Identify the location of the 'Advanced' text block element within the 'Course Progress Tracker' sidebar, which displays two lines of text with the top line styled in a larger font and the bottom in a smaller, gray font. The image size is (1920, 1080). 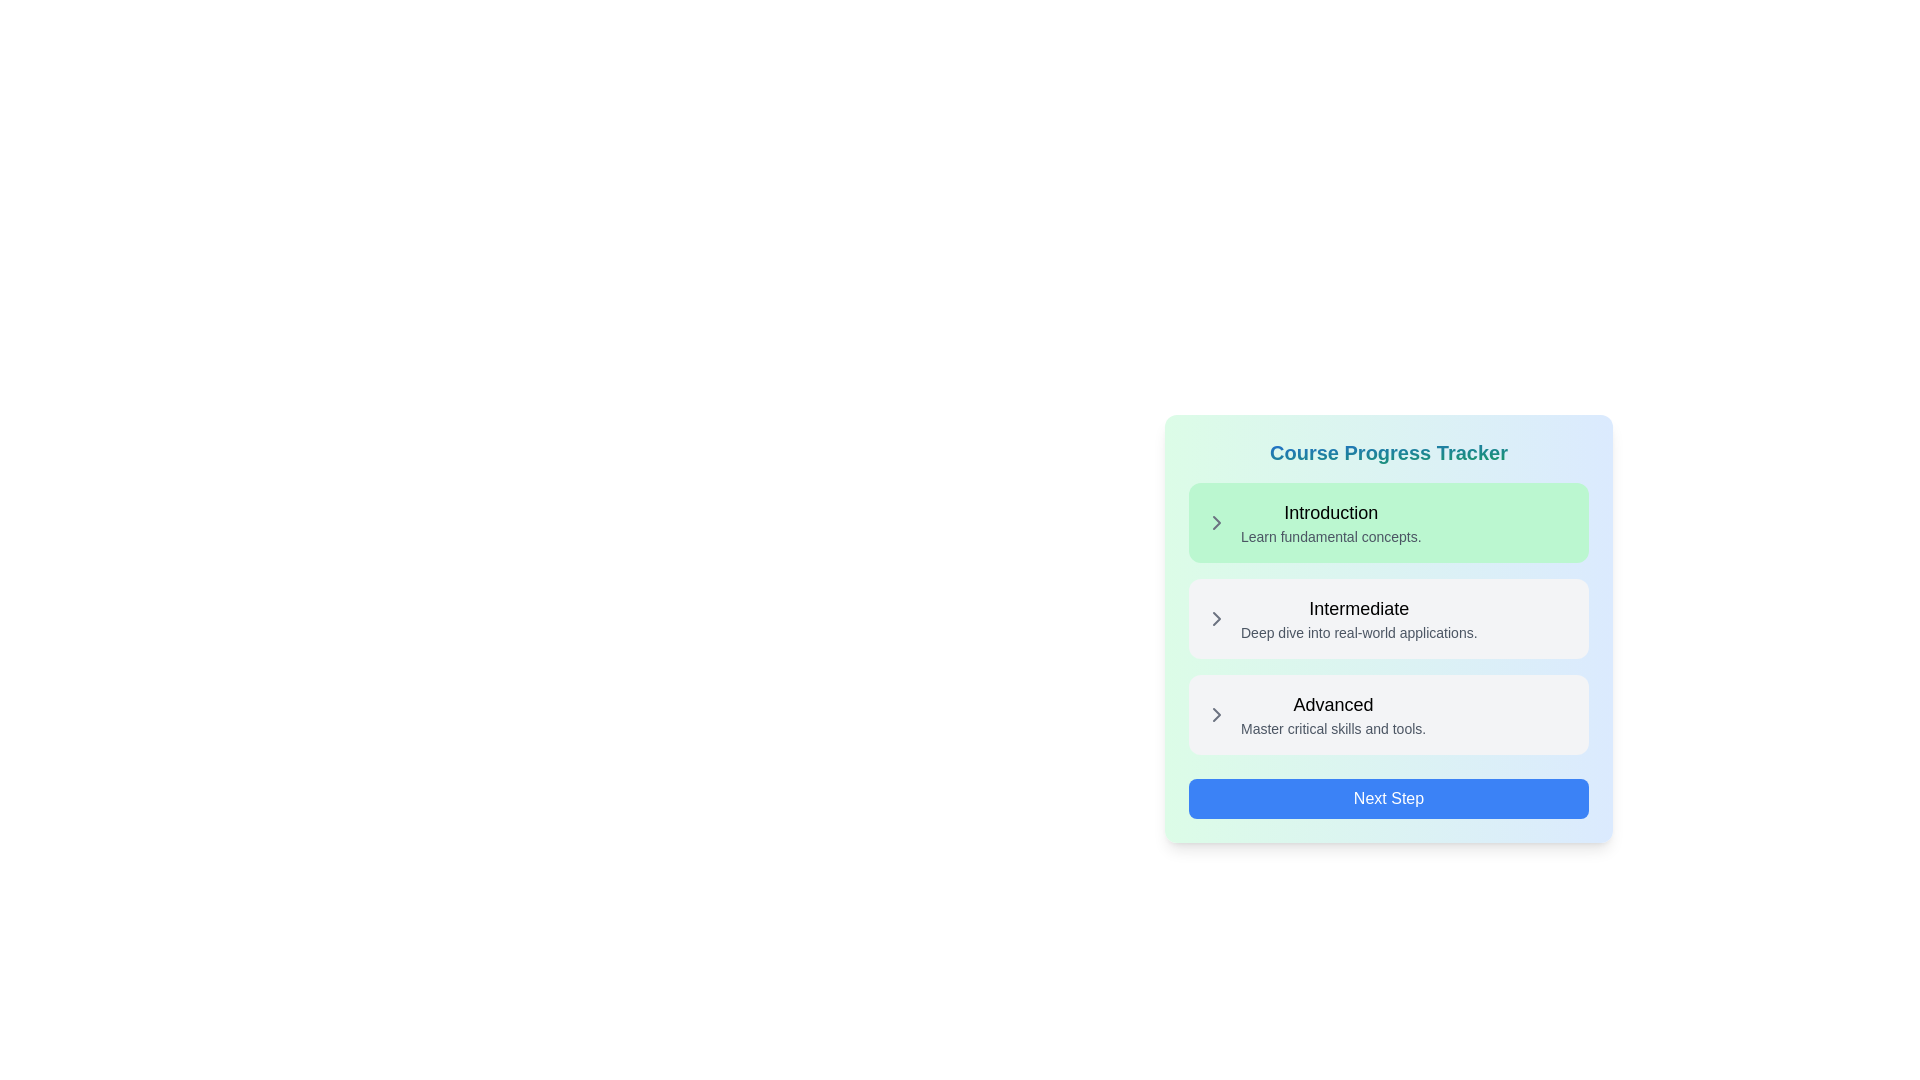
(1333, 713).